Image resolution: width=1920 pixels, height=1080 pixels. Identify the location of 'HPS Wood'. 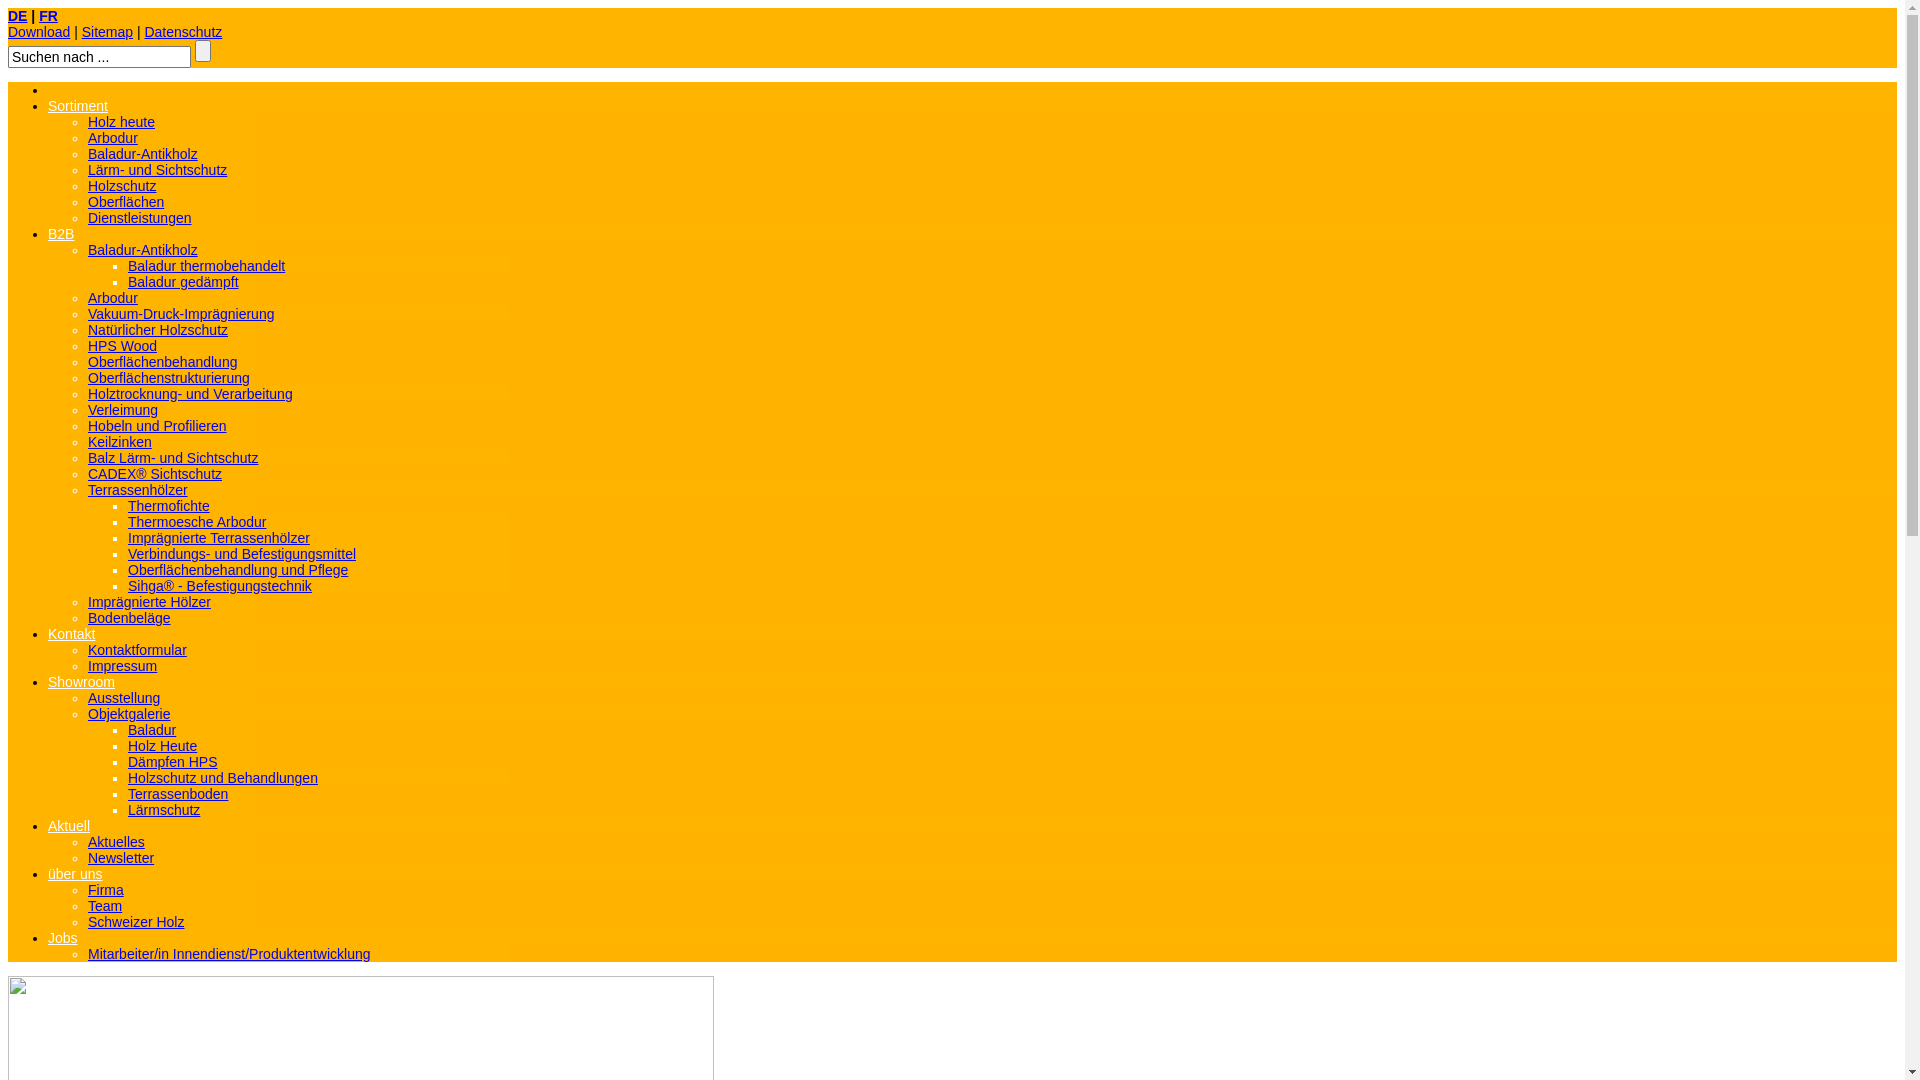
(121, 345).